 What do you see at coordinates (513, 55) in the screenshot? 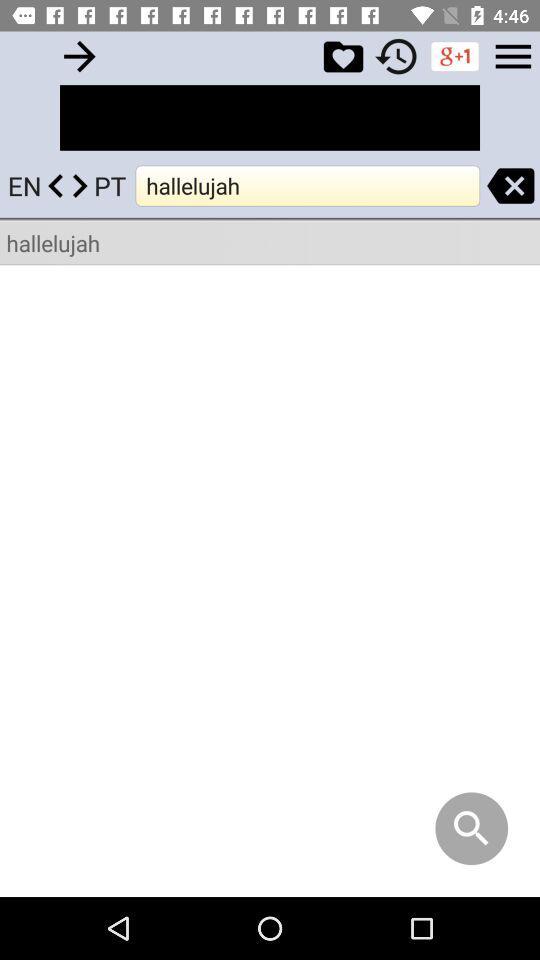
I see `the menu bar` at bounding box center [513, 55].